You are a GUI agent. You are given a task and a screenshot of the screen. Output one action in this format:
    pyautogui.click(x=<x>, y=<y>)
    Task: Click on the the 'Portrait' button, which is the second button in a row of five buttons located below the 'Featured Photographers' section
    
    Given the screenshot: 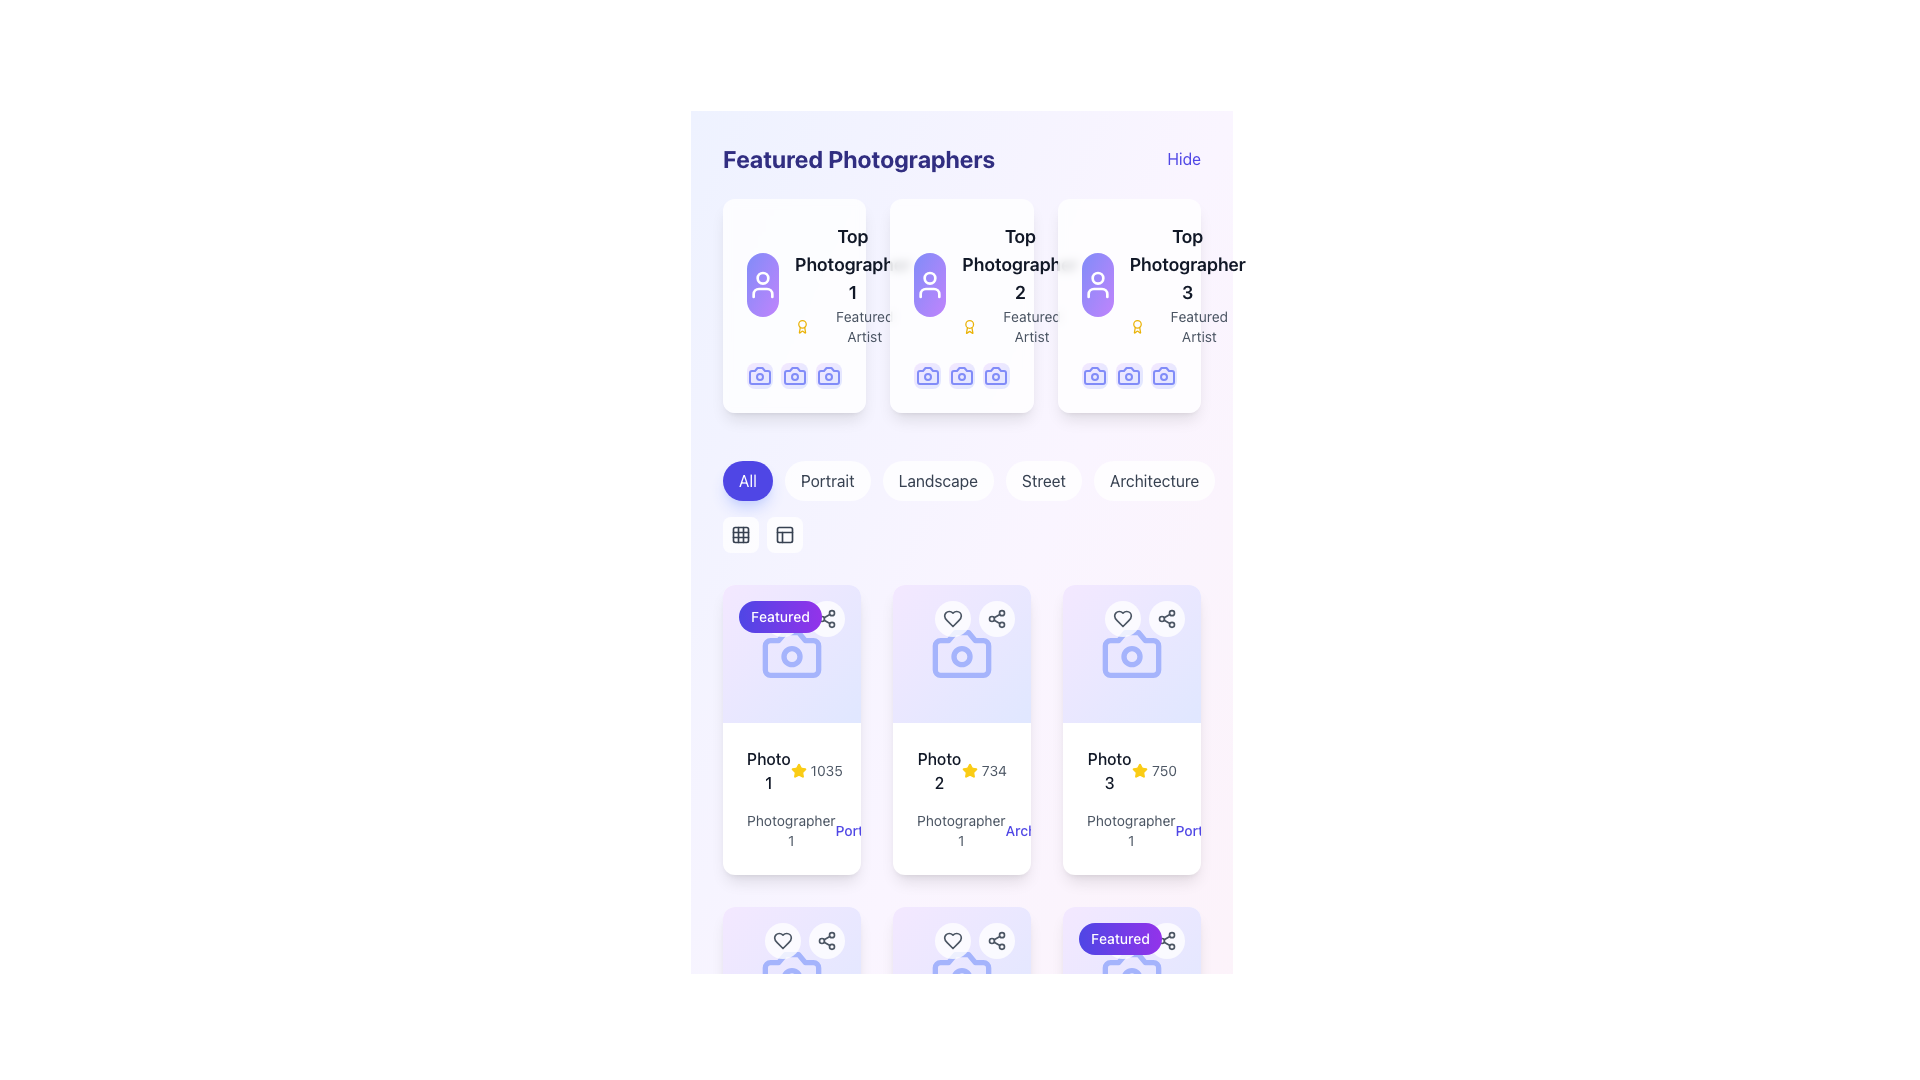 What is the action you would take?
    pyautogui.click(x=827, y=481)
    